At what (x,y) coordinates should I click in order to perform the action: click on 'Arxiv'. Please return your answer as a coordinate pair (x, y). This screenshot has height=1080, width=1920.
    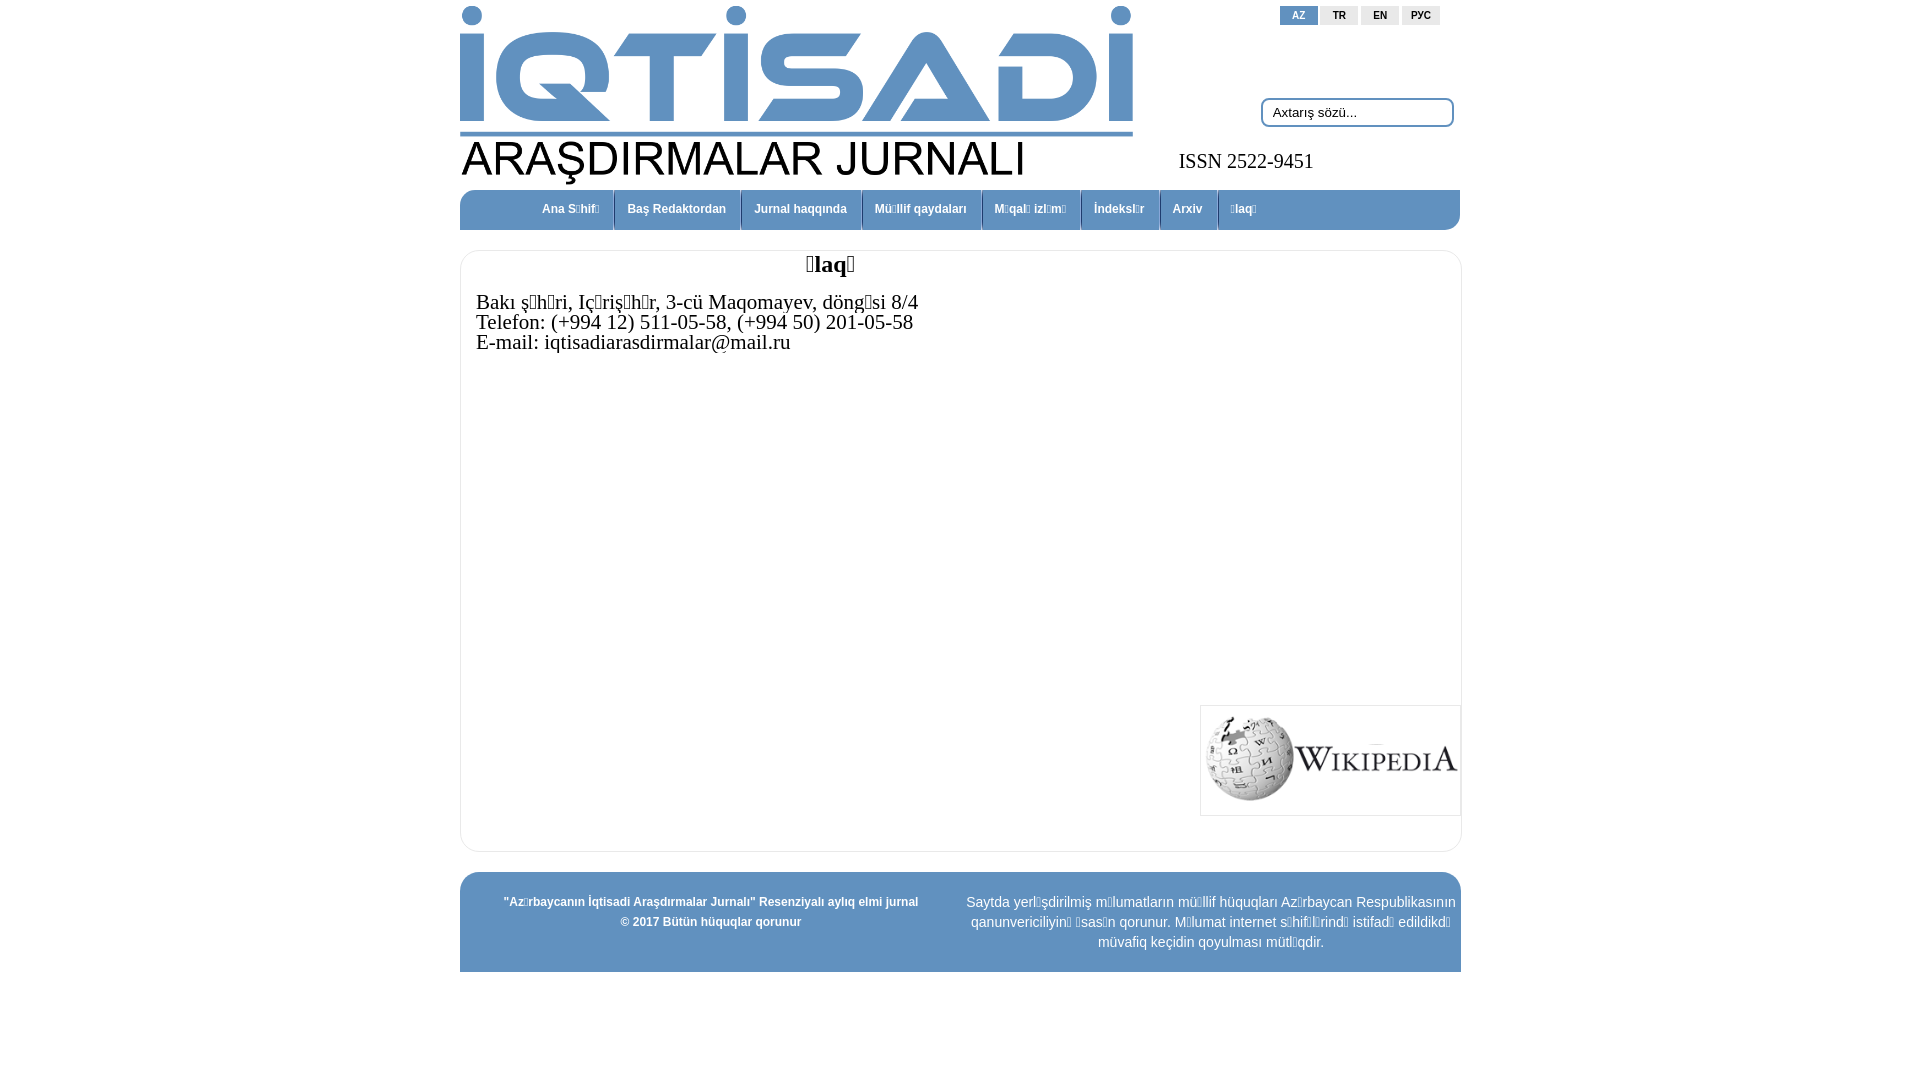
    Looking at the image, I should click on (1188, 208).